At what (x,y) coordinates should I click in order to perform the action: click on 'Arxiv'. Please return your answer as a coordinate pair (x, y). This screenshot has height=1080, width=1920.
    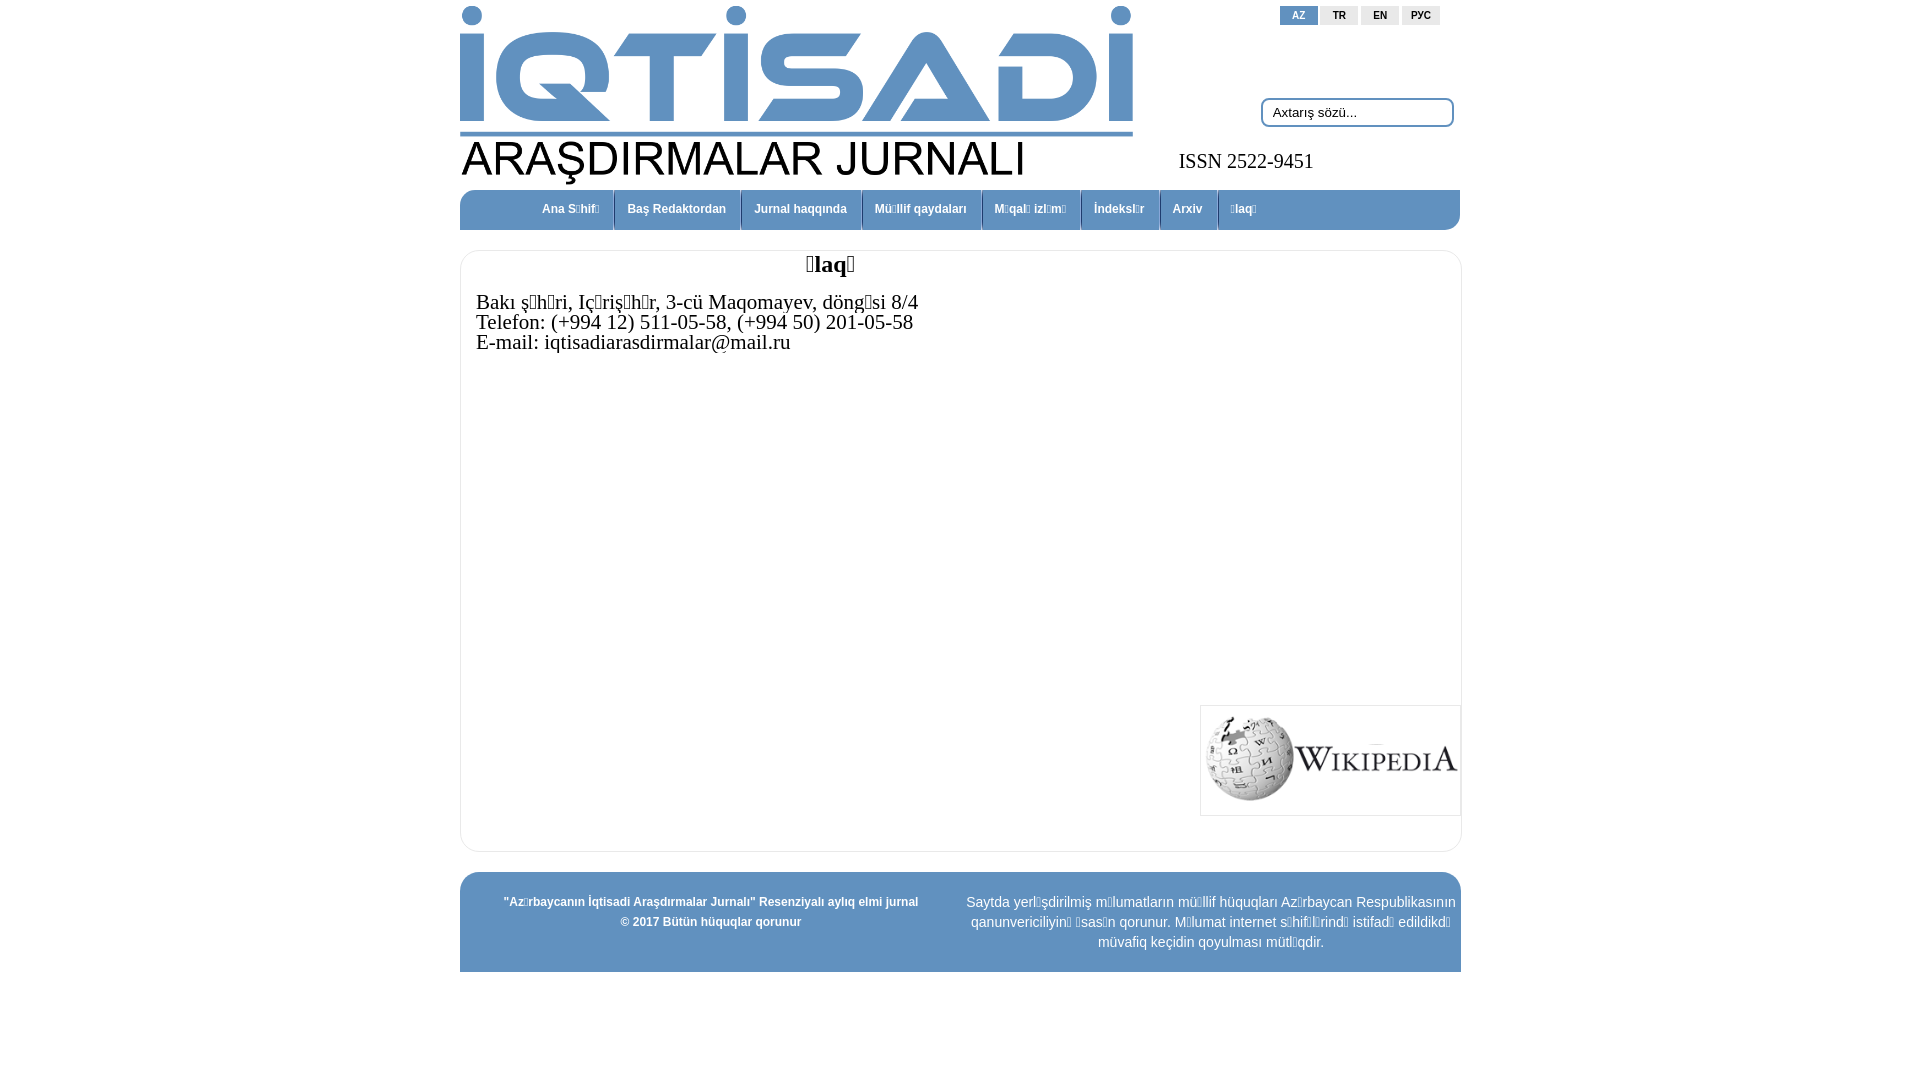
    Looking at the image, I should click on (1188, 208).